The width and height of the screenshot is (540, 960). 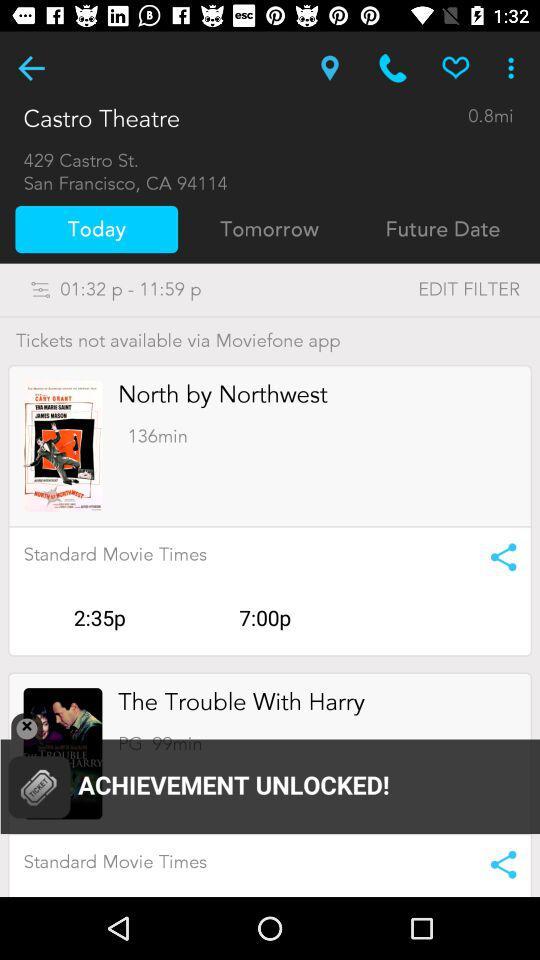 I want to click on shre button, so click(x=496, y=557).